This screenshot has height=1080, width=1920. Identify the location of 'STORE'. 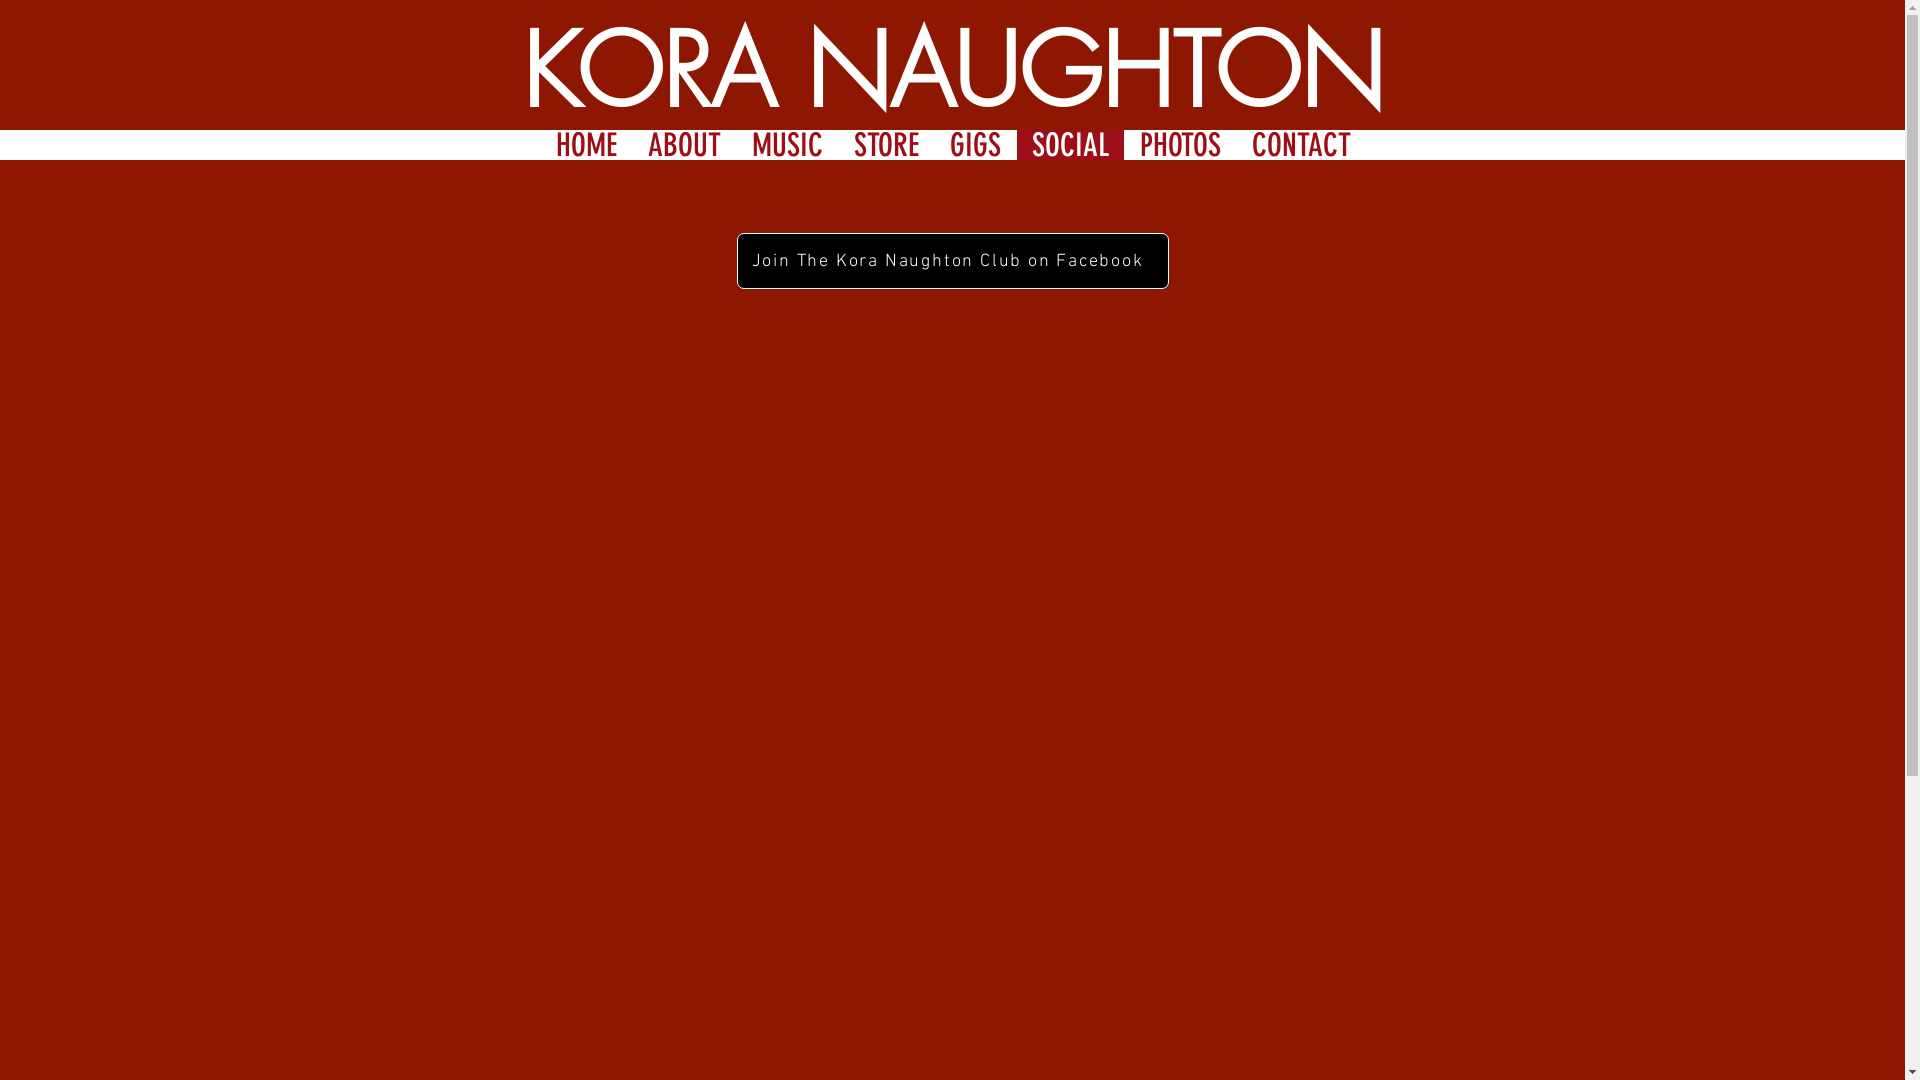
(838, 144).